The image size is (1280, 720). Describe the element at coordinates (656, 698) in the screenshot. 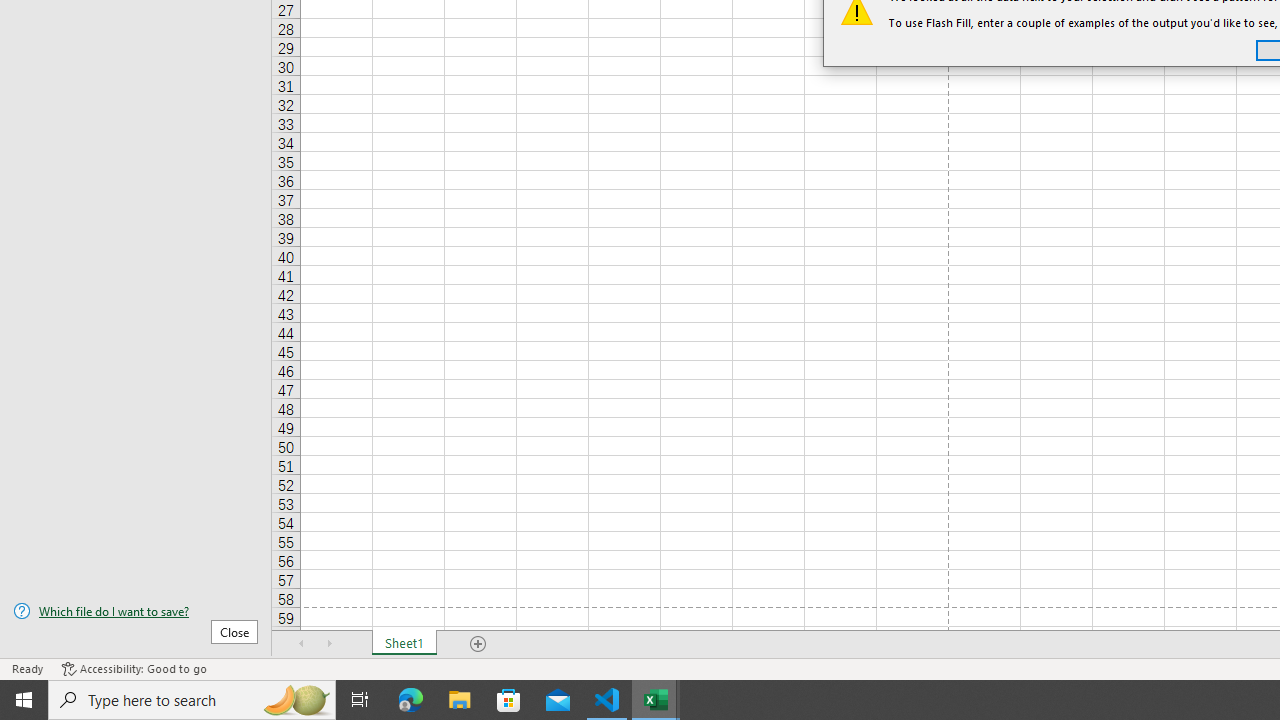

I see `'Excel - 2 running windows'` at that location.